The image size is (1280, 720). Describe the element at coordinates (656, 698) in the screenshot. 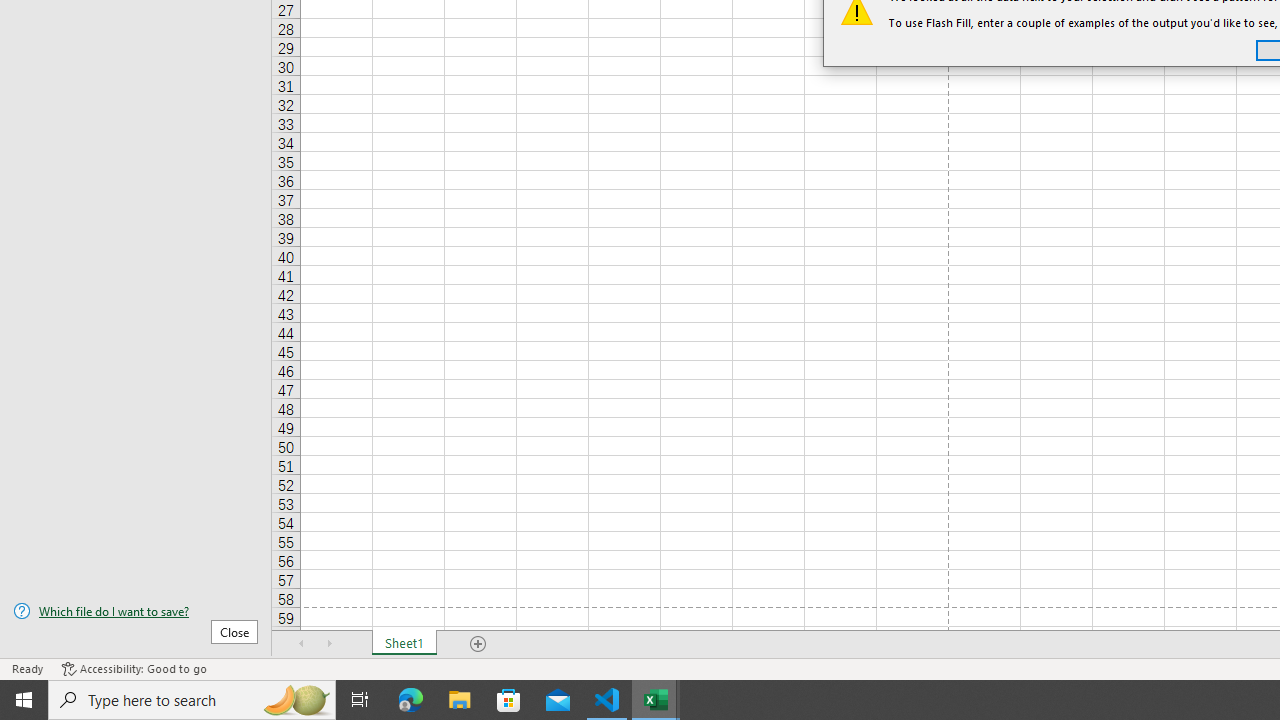

I see `'Excel - 2 running windows'` at that location.